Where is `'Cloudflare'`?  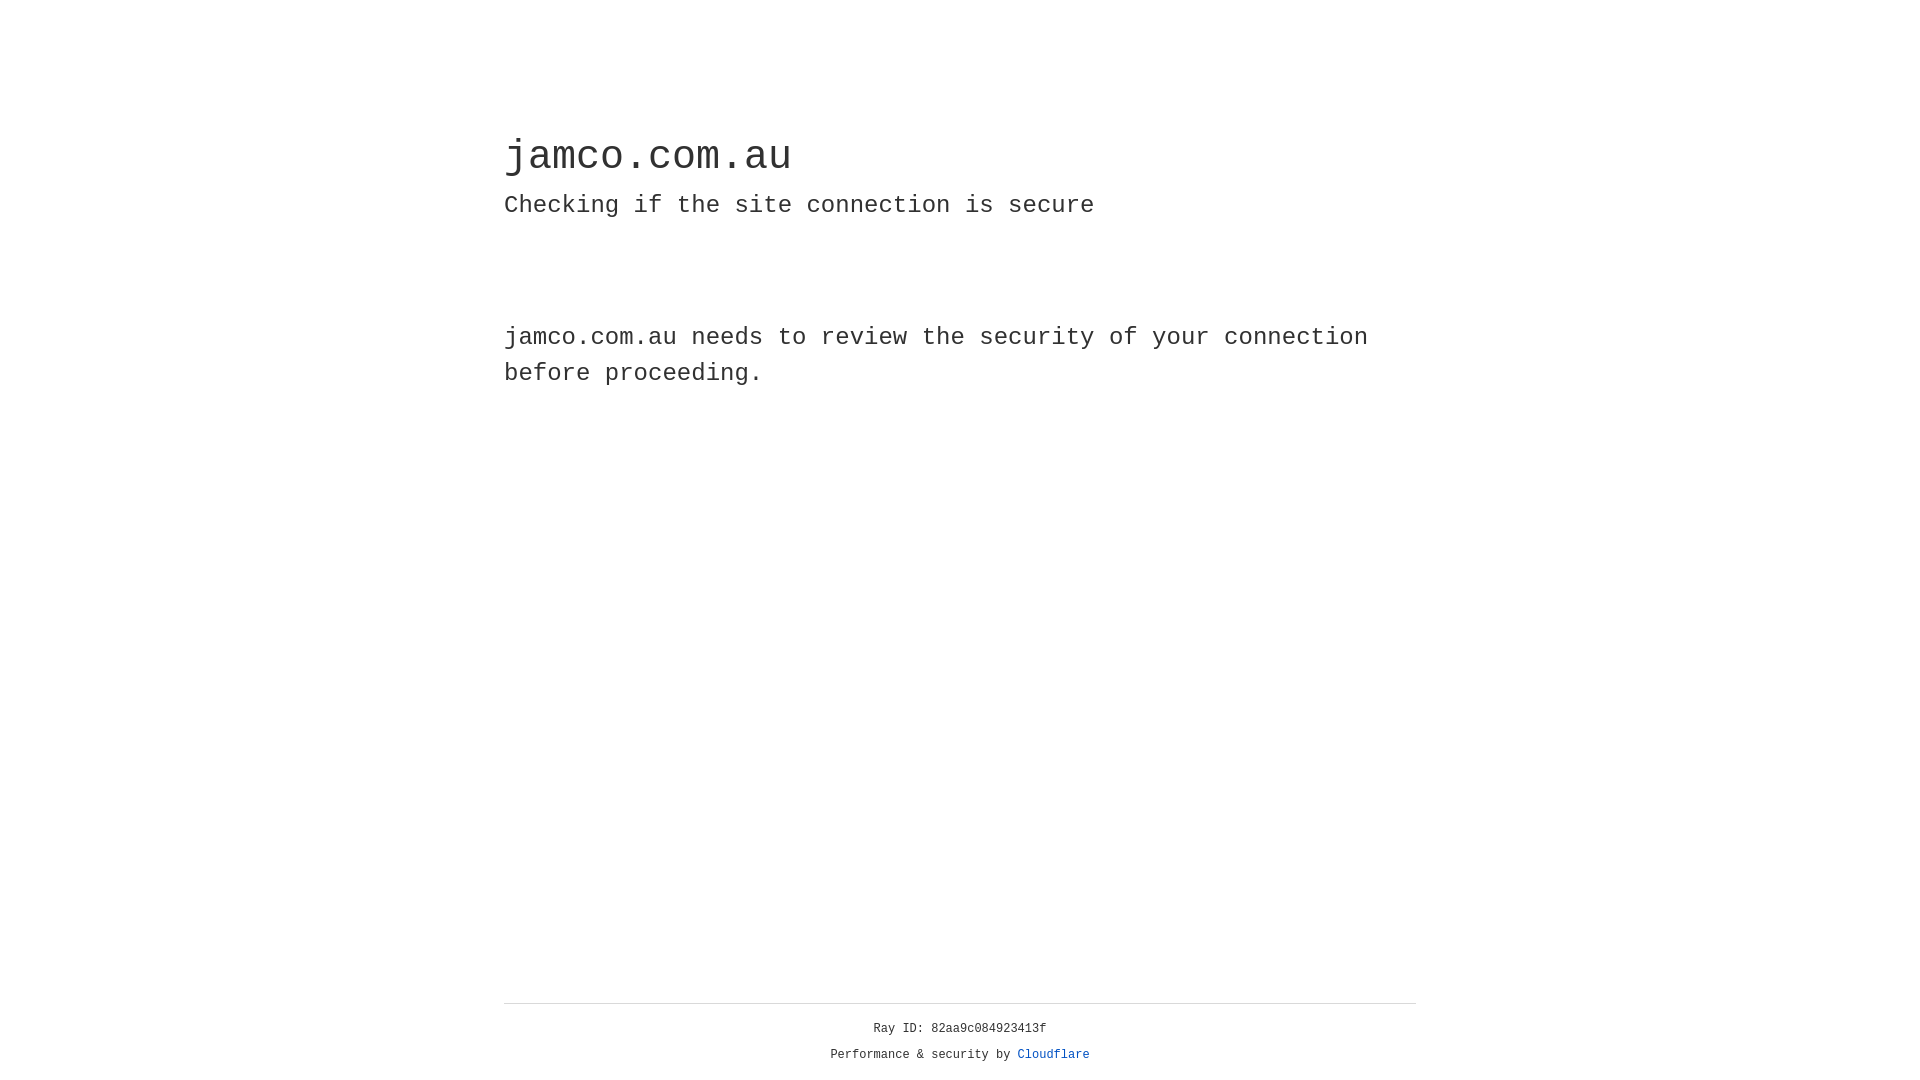
'Cloudflare' is located at coordinates (1053, 1054).